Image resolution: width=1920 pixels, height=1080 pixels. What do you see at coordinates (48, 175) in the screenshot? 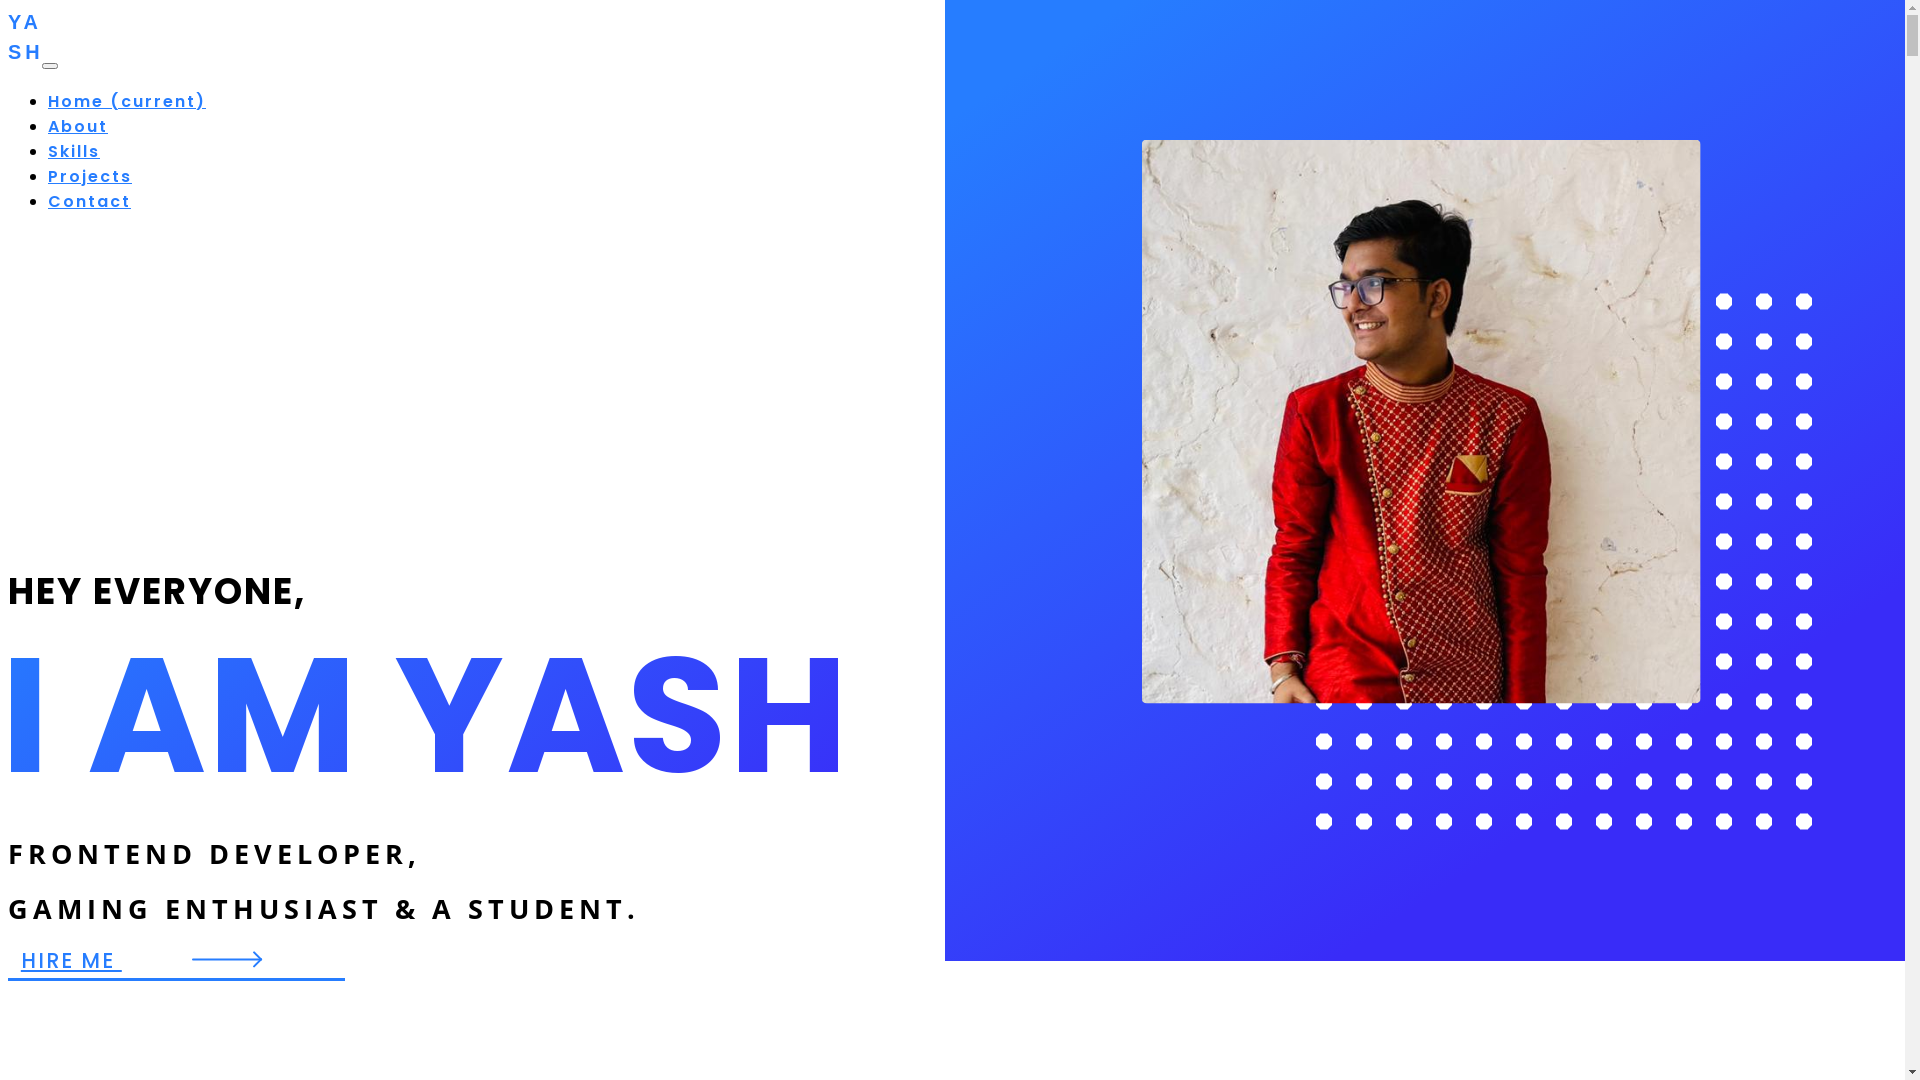
I see `'Projects'` at bounding box center [48, 175].